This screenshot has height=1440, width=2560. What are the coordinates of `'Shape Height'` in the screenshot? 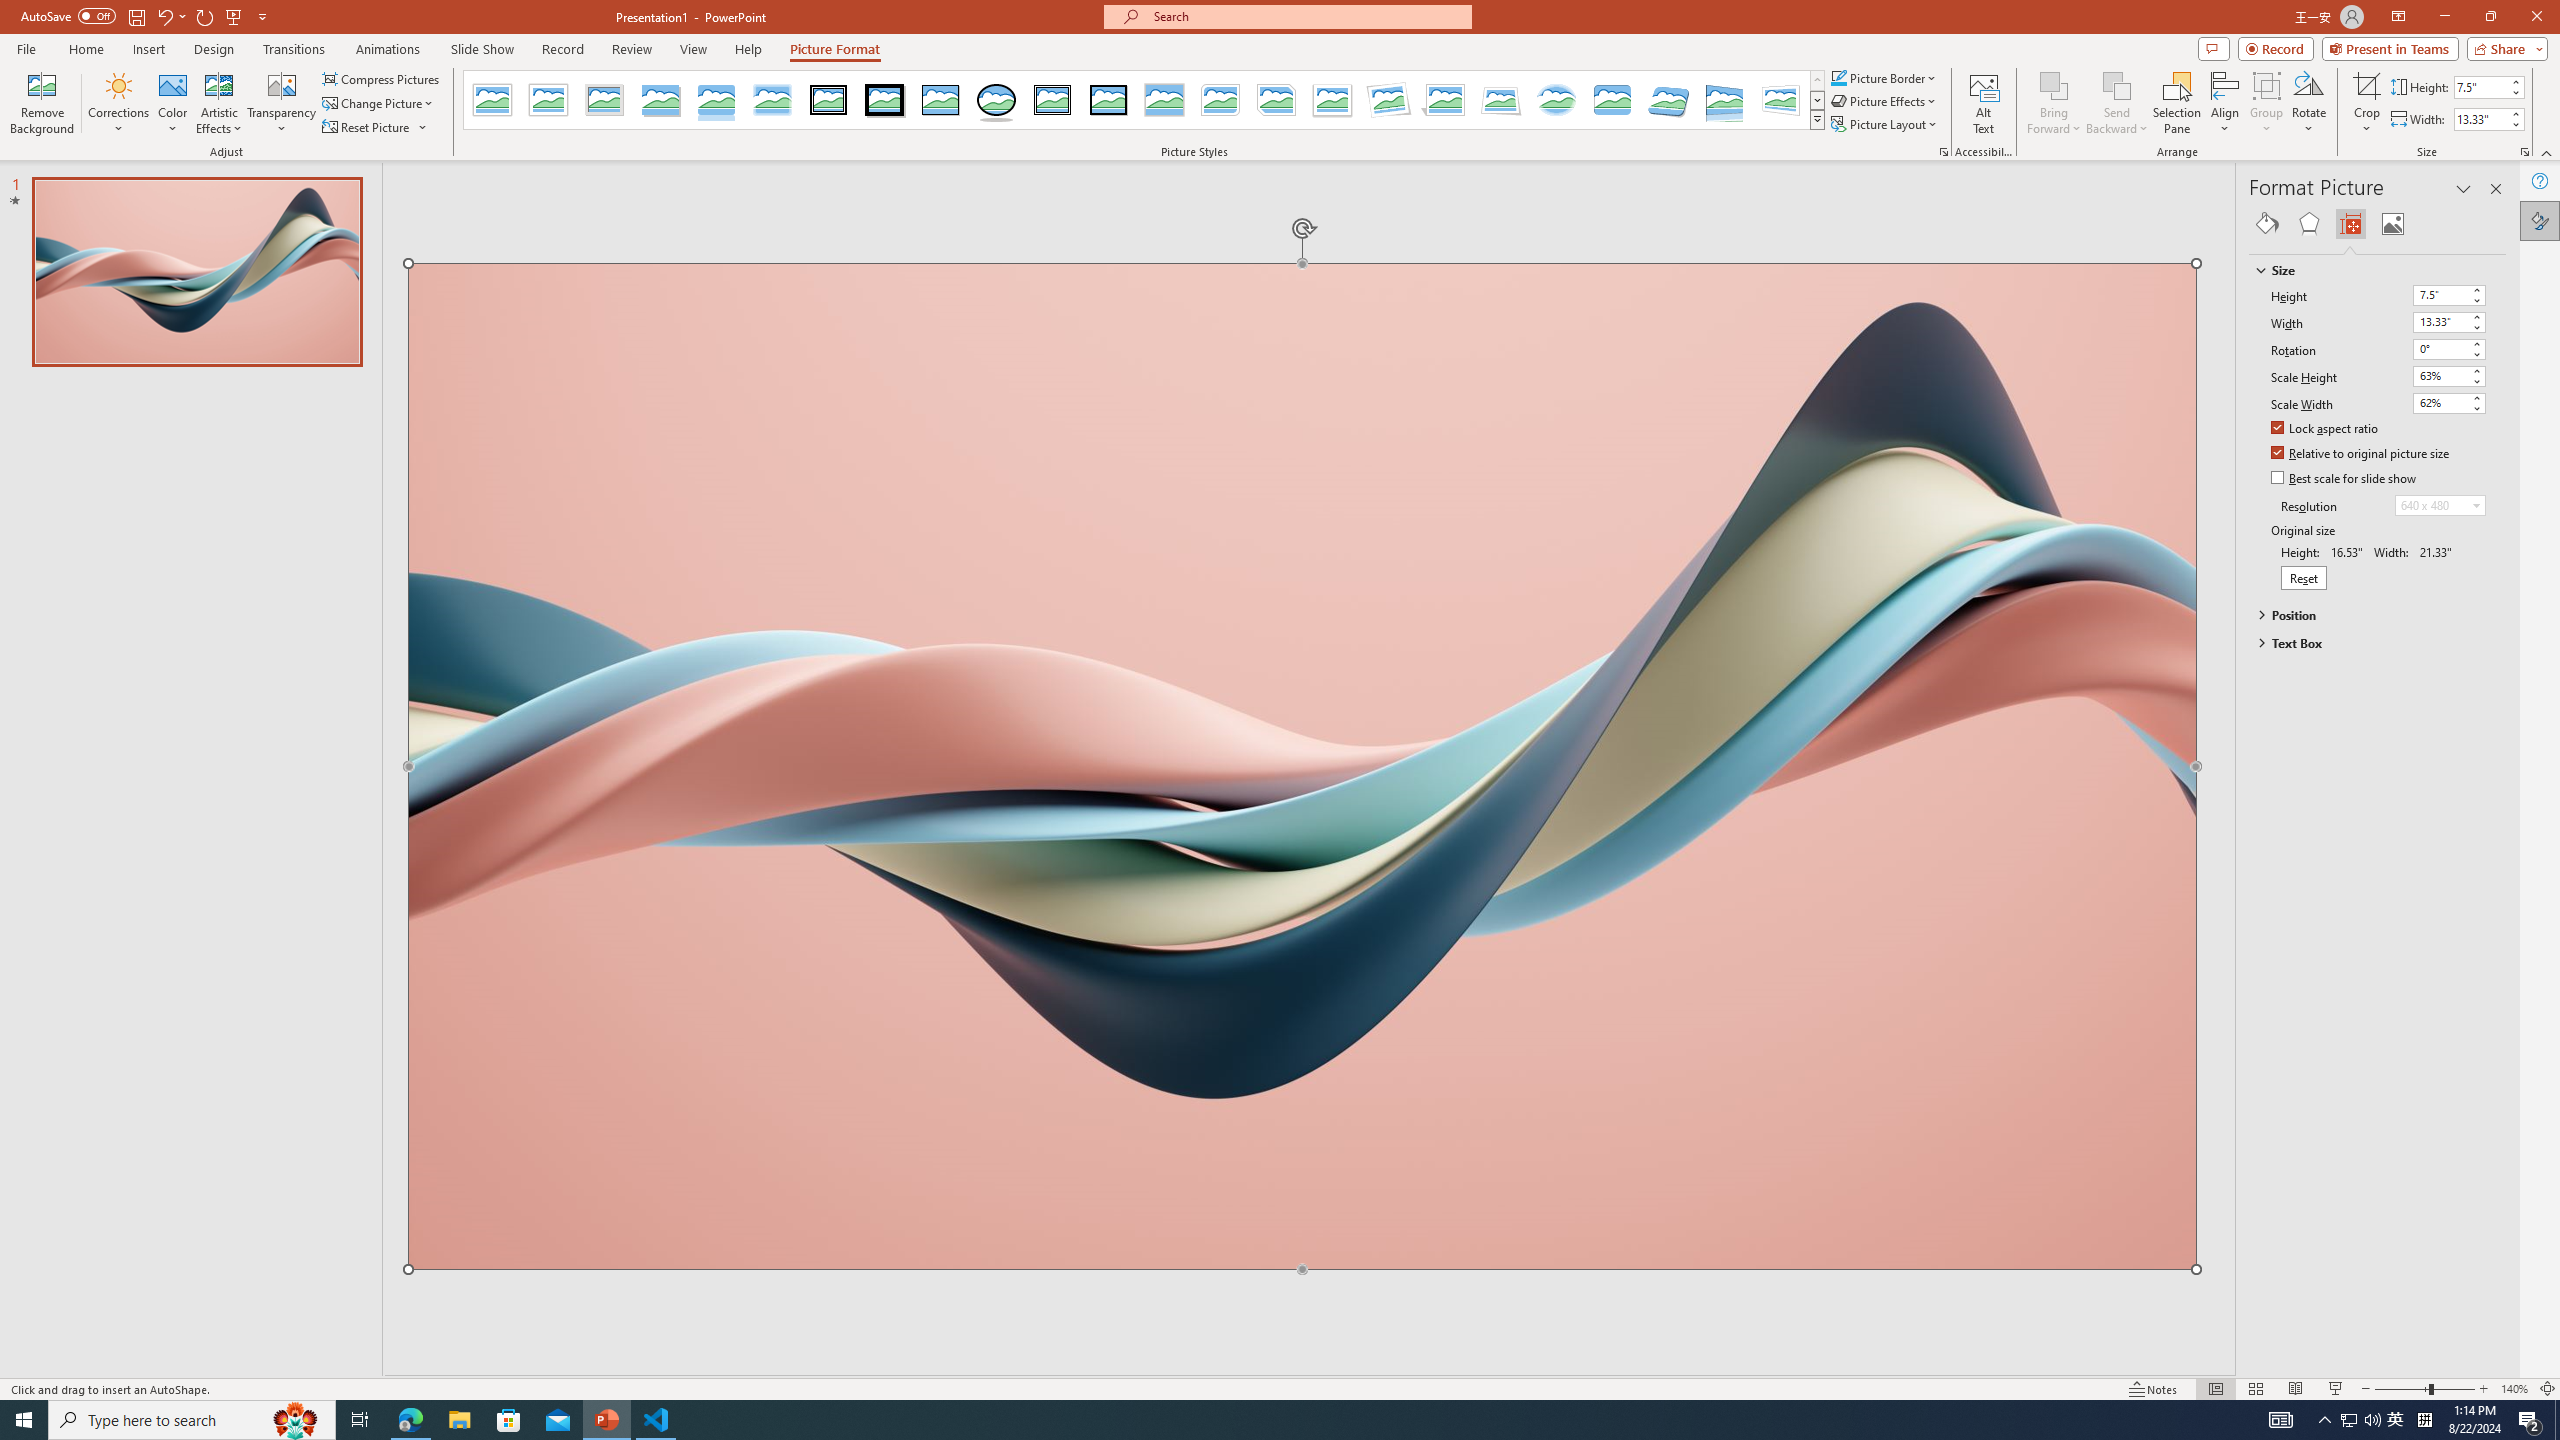 It's located at (2479, 87).